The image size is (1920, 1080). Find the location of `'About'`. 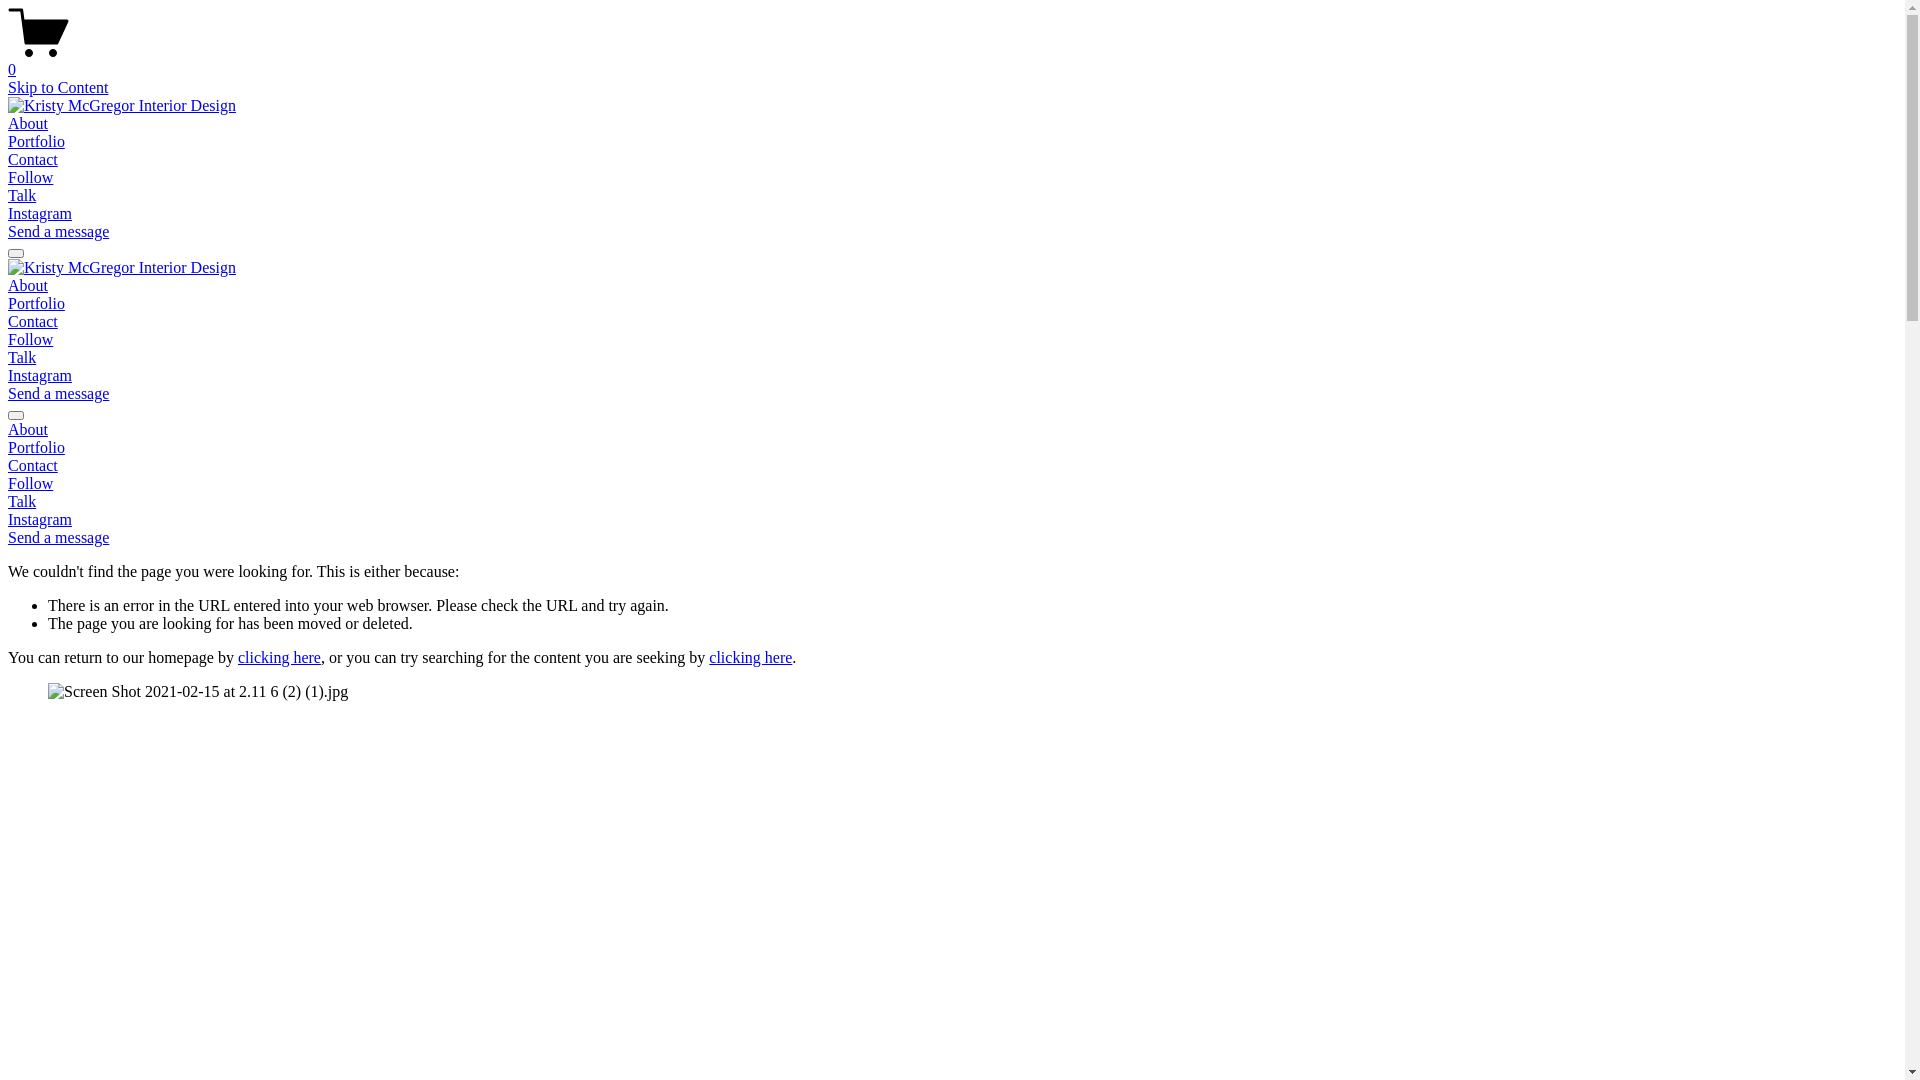

'About' is located at coordinates (951, 428).